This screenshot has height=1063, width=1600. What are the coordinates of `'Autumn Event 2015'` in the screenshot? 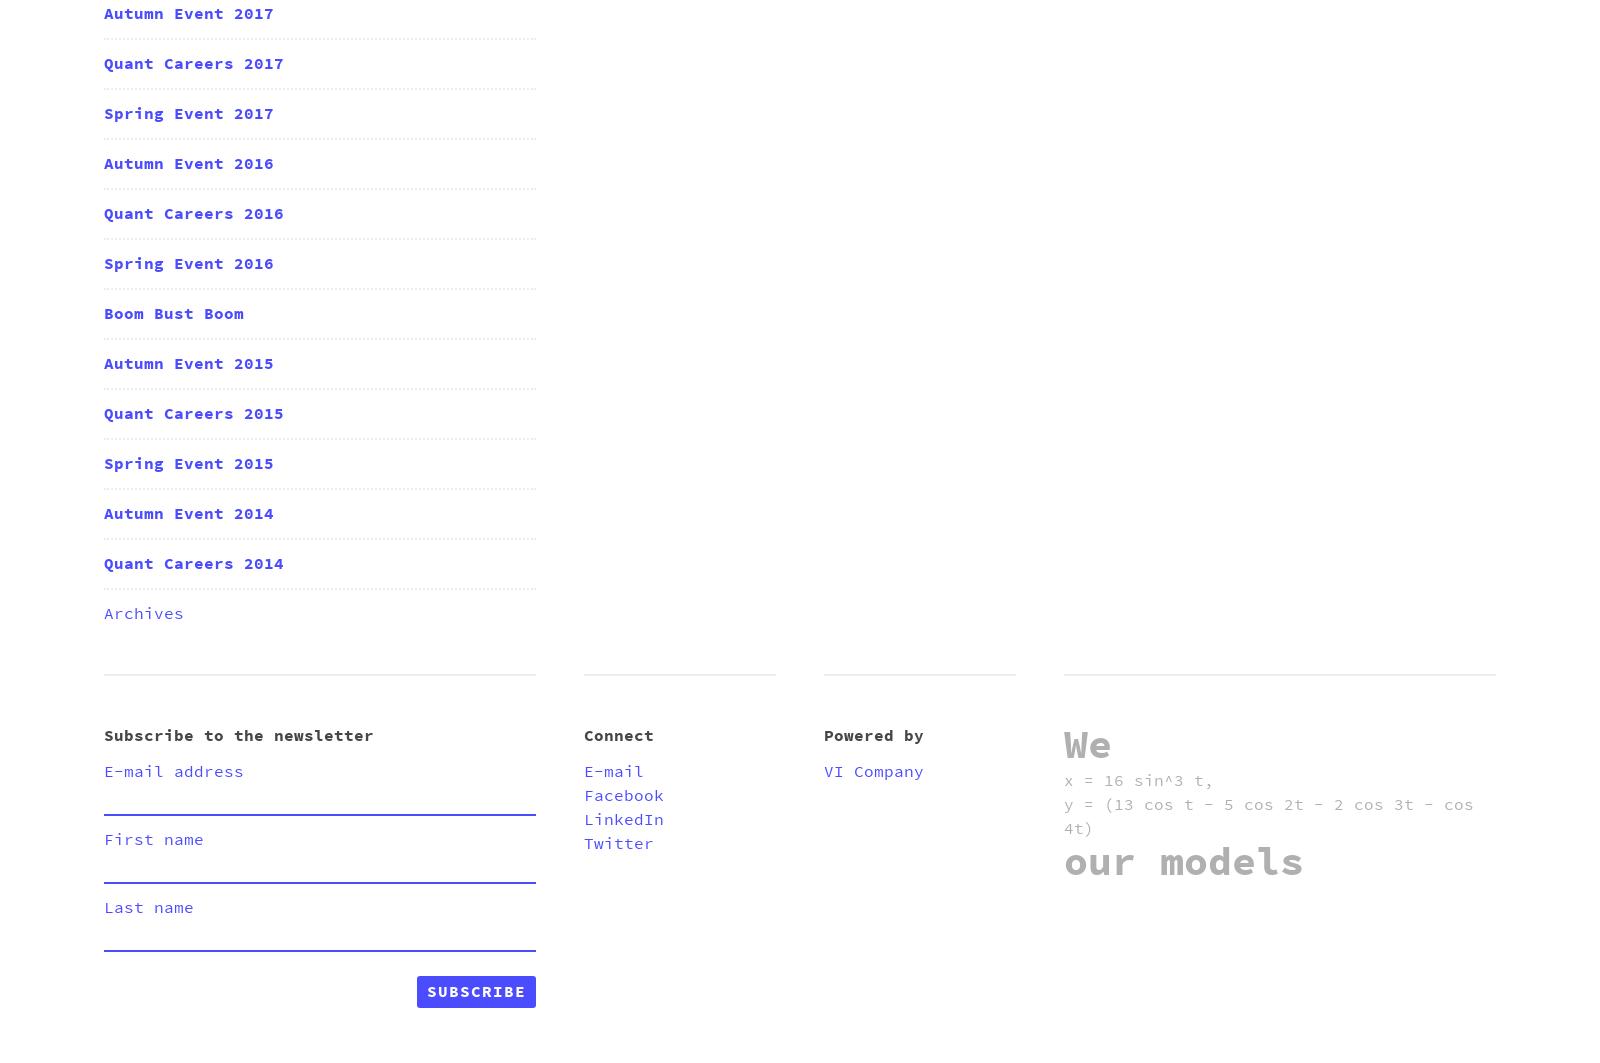 It's located at (103, 363).